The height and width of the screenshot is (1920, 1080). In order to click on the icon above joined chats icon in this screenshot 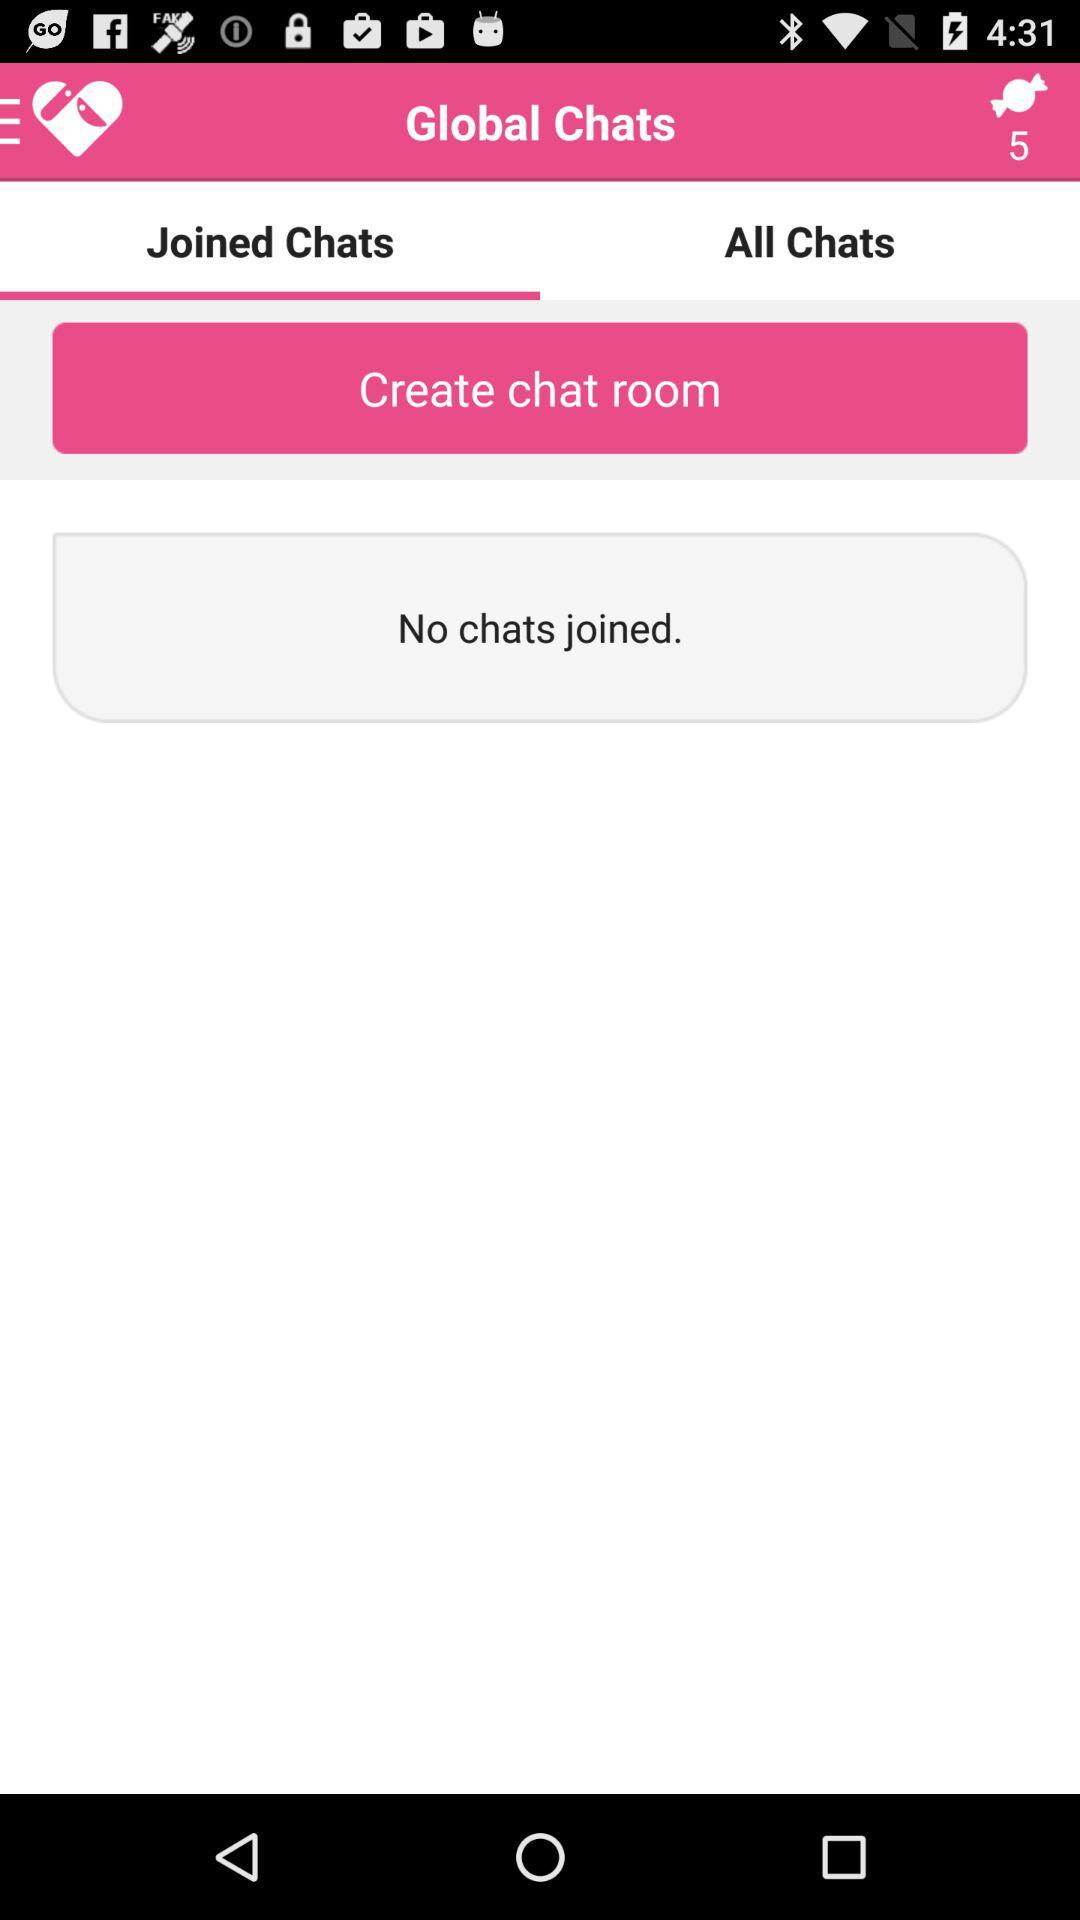, I will do `click(61, 121)`.